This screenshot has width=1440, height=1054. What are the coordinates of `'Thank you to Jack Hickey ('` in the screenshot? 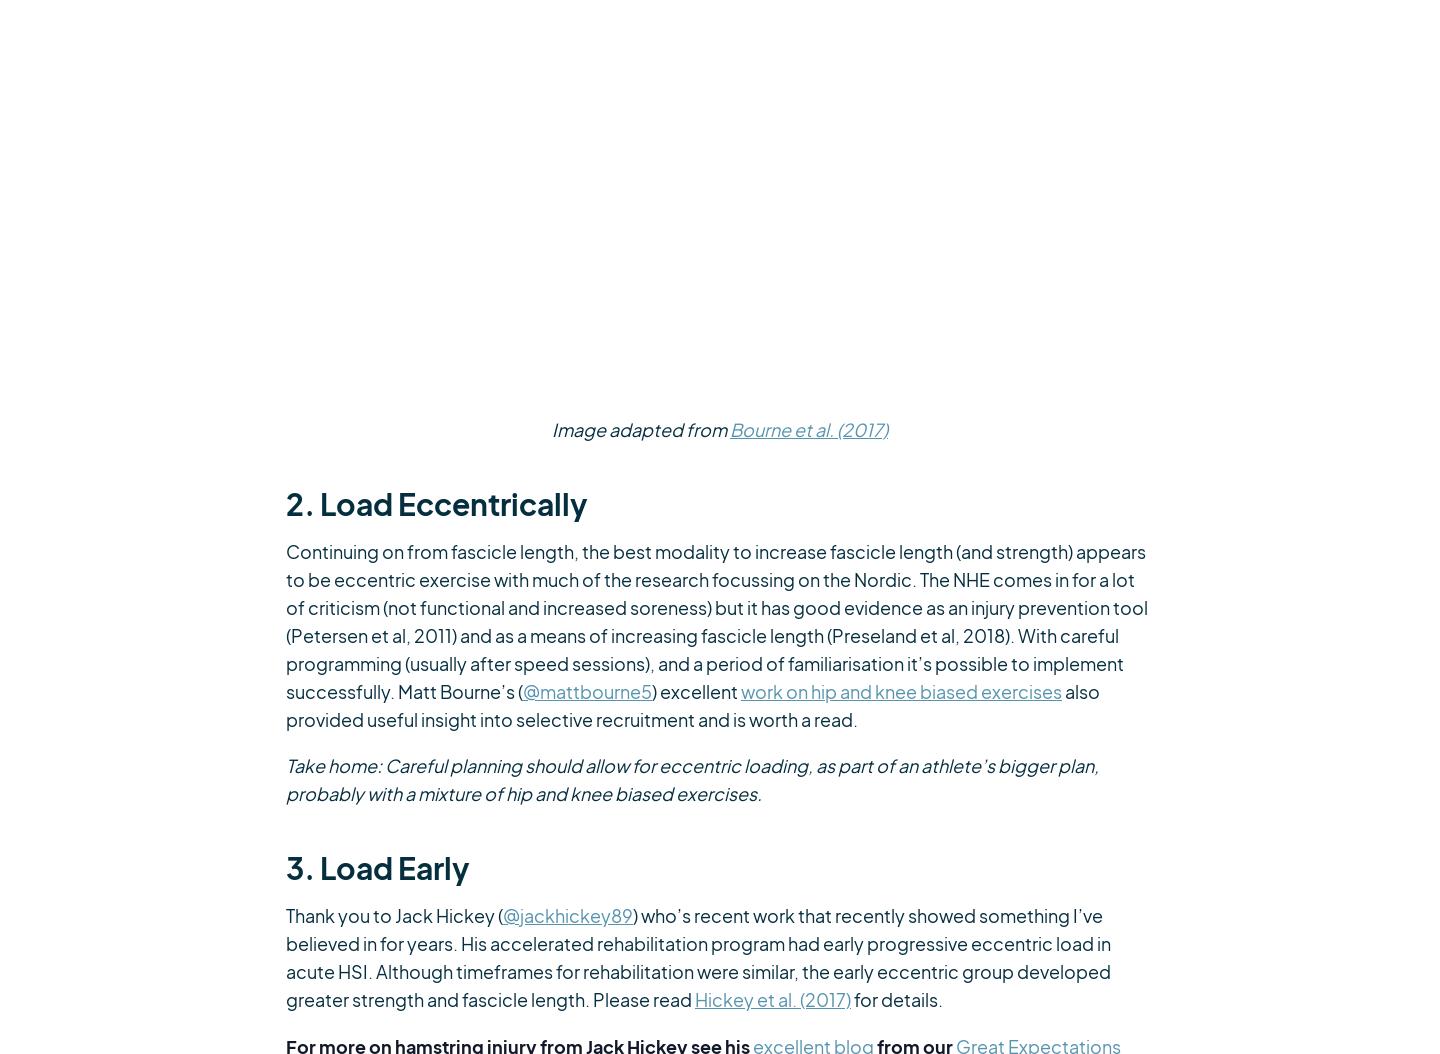 It's located at (393, 914).